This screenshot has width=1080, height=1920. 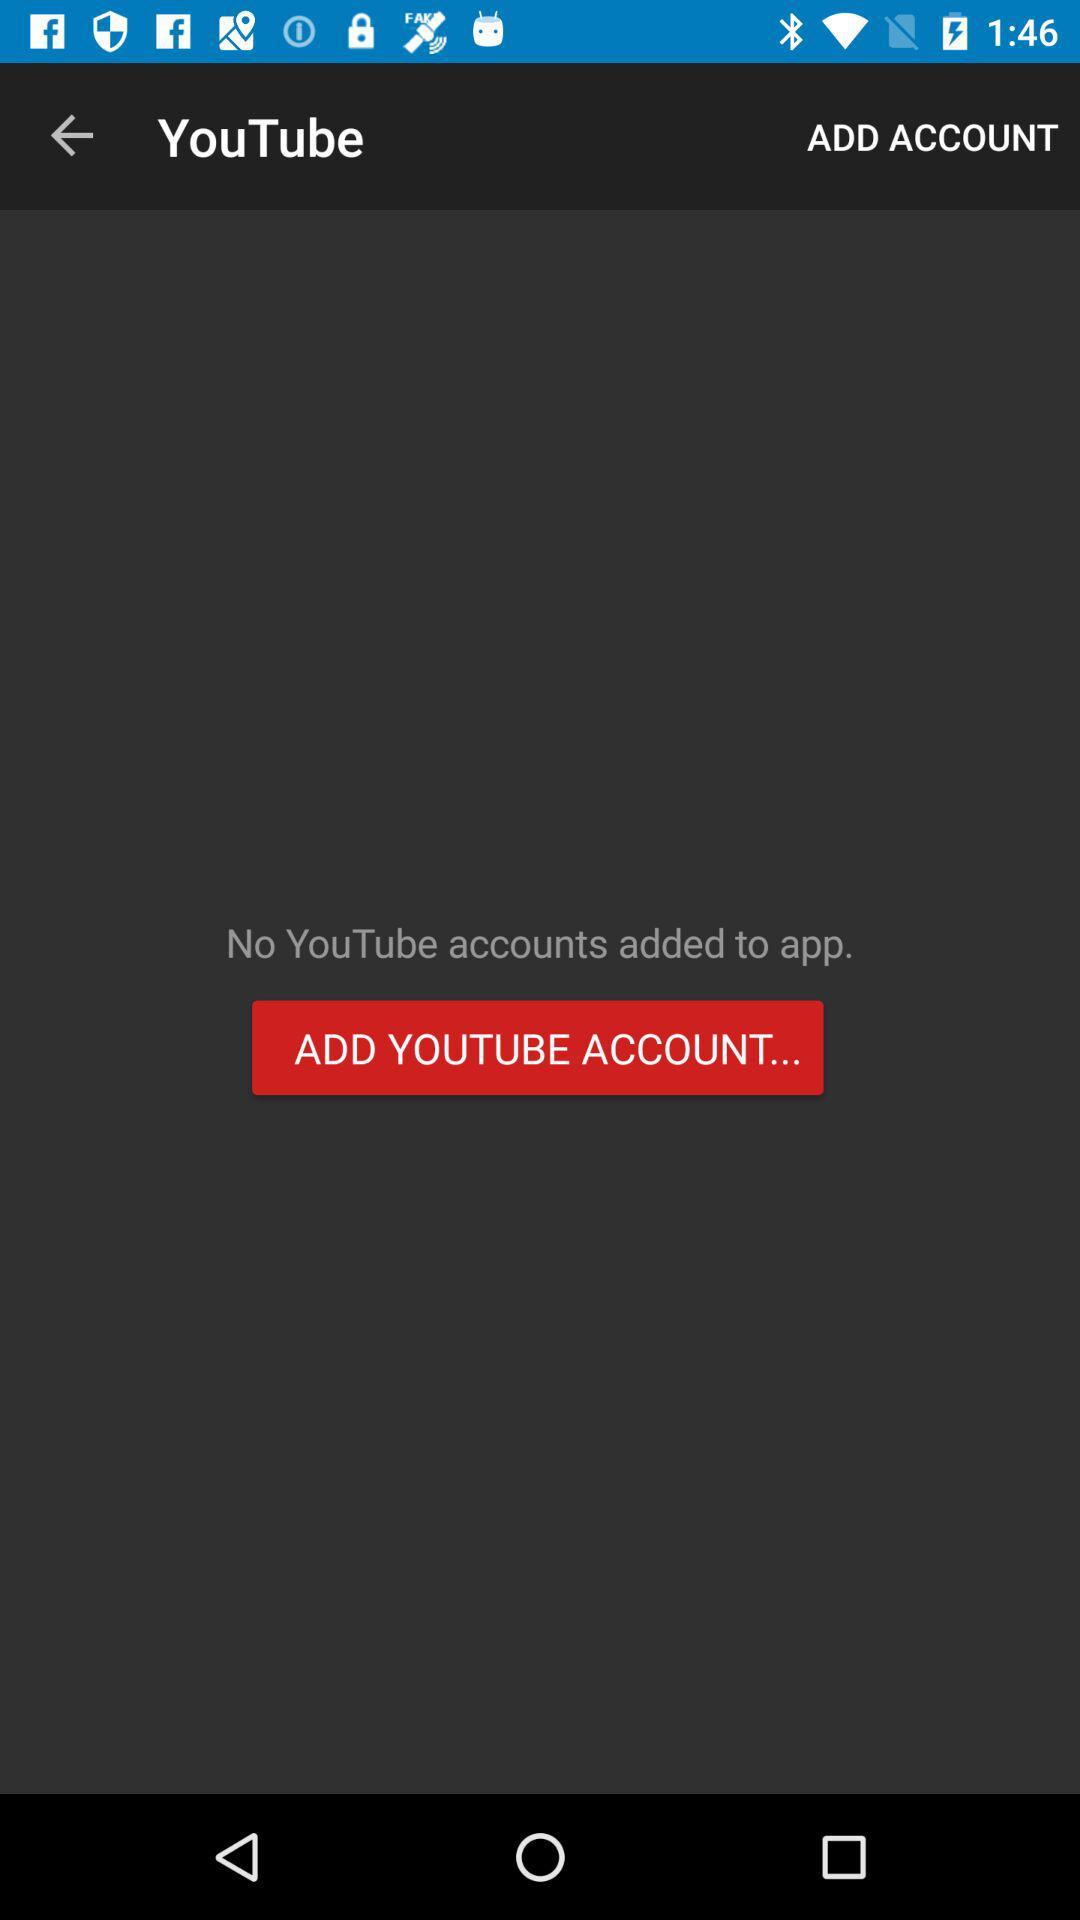 I want to click on item to the left of youtube, so click(x=72, y=135).